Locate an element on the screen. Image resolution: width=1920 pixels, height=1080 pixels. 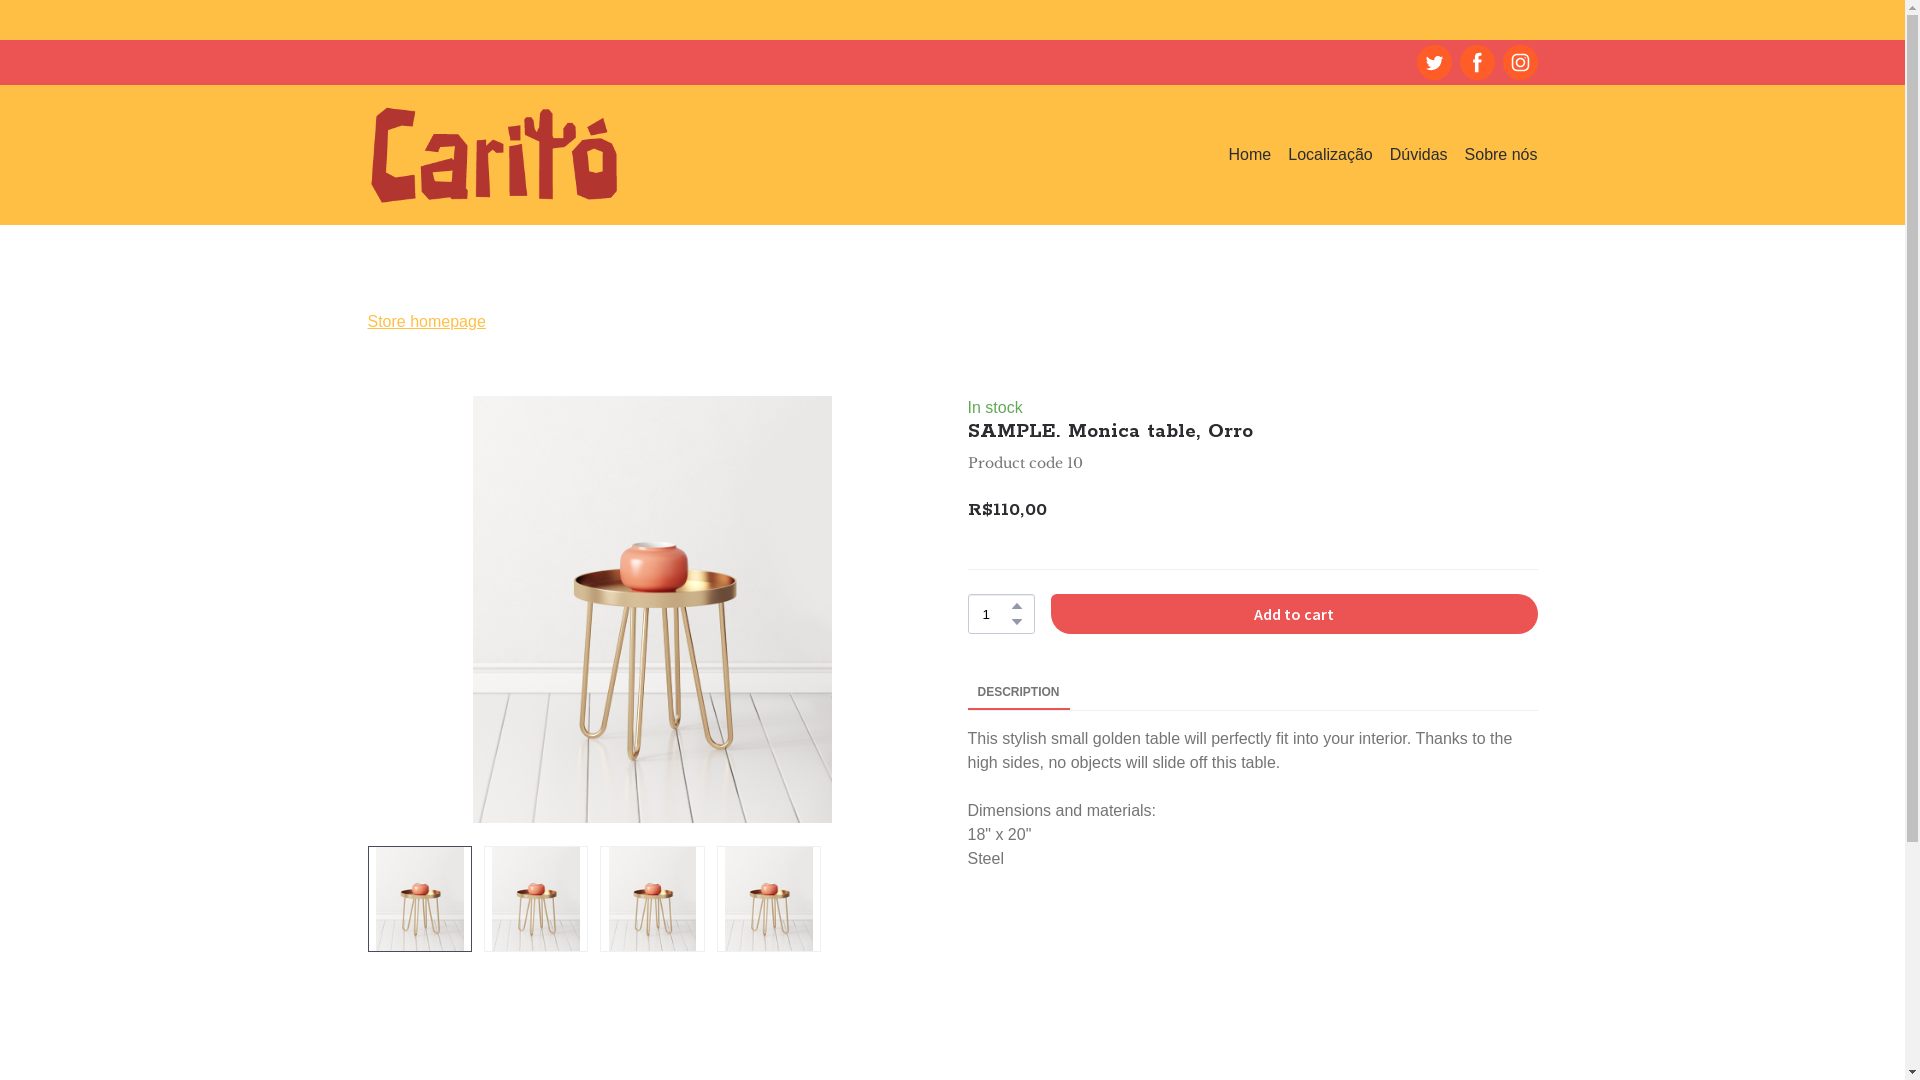
'Add to cart' is located at coordinates (1294, 612).